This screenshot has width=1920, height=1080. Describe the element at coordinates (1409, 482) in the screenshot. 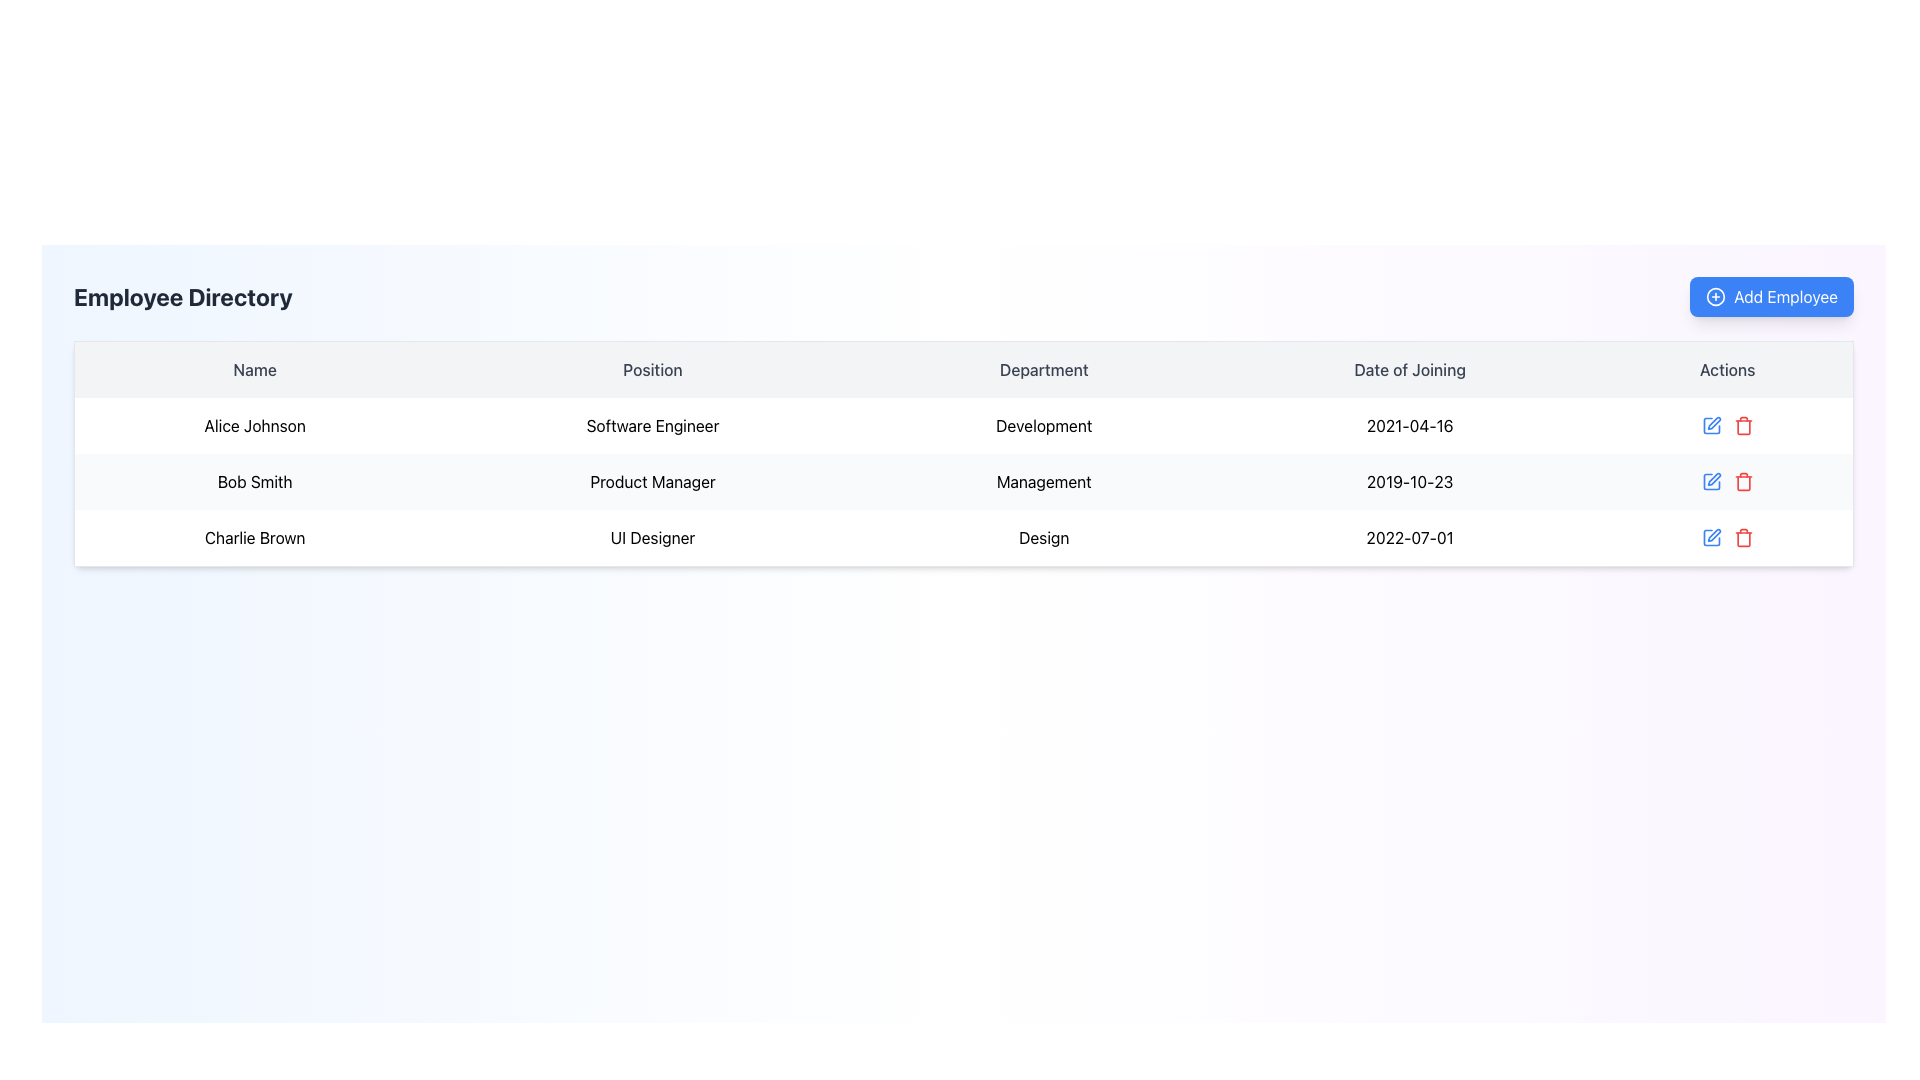

I see `the static text displaying the date '2019-10-23' located in the fourth column of the second row of the employee details table` at that location.